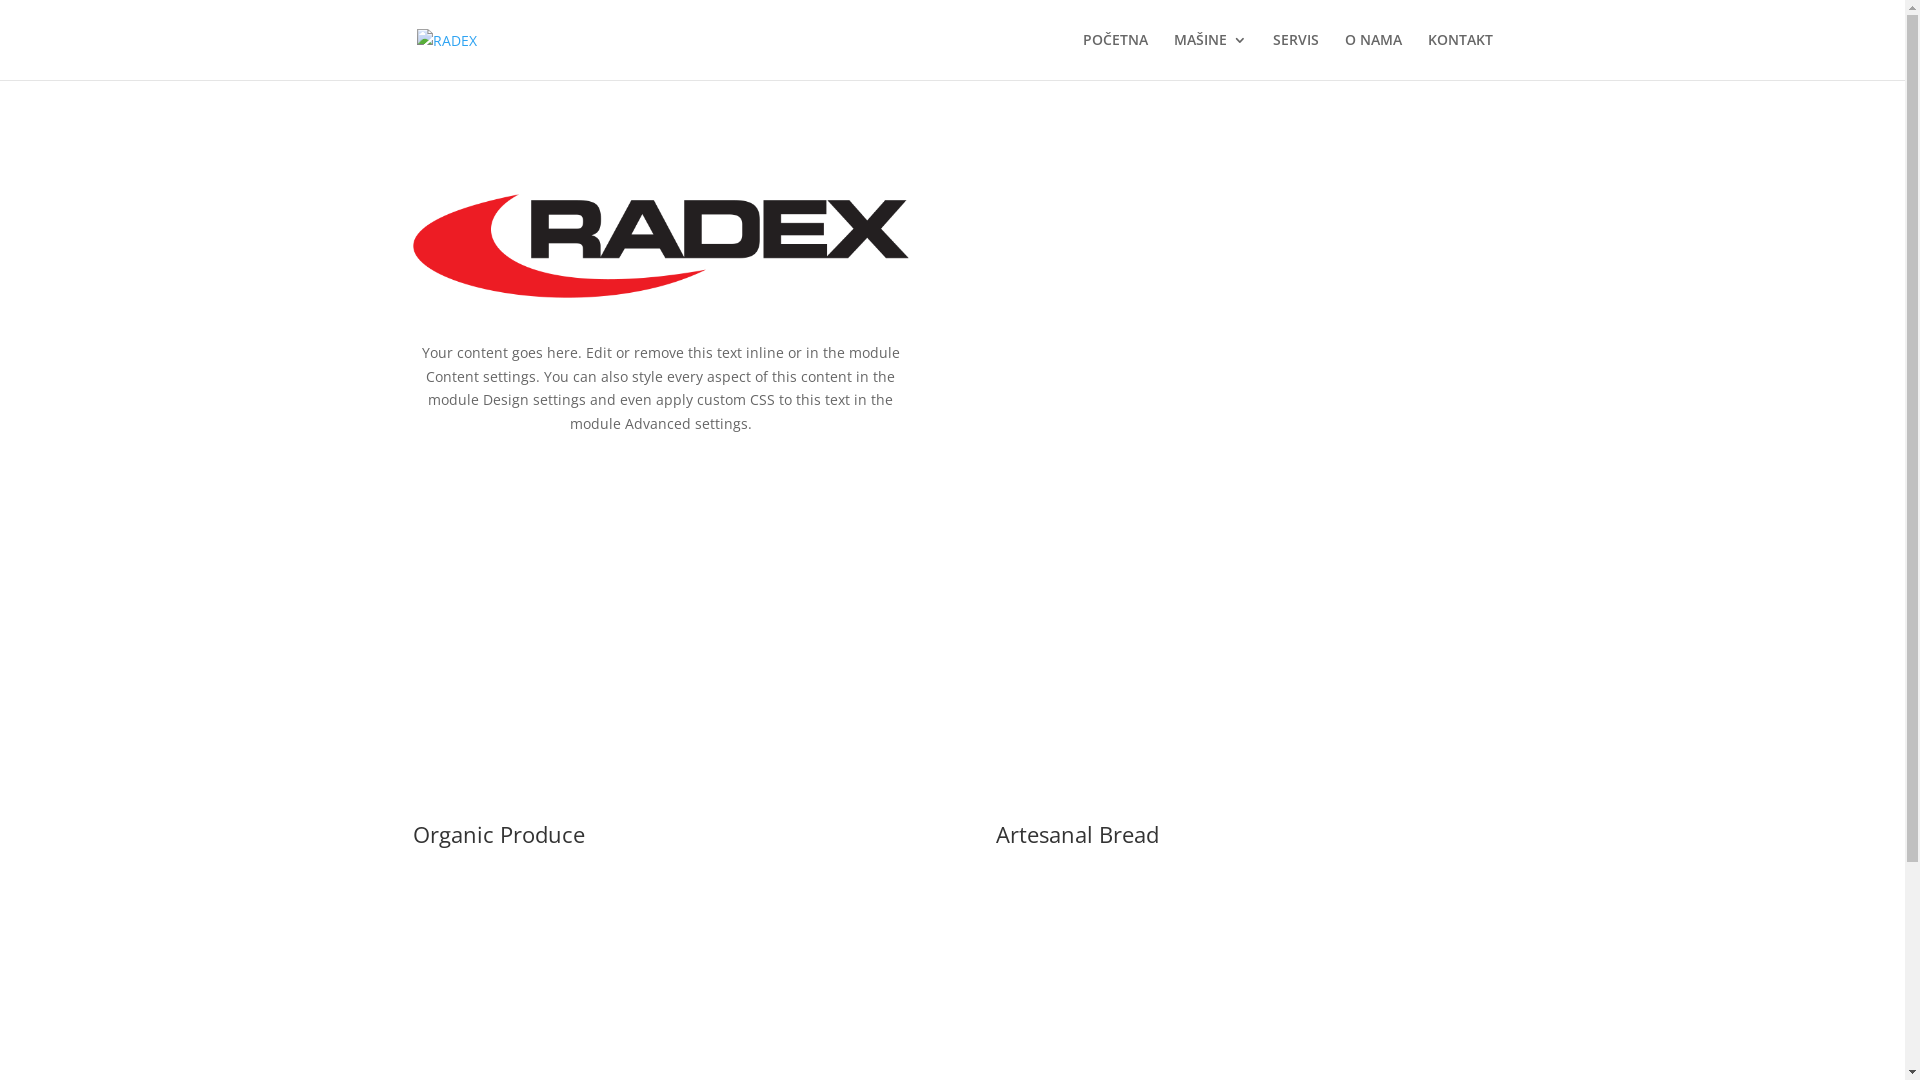 This screenshot has width=1920, height=1080. Describe the element at coordinates (1460, 55) in the screenshot. I see `'KONTAKT'` at that location.